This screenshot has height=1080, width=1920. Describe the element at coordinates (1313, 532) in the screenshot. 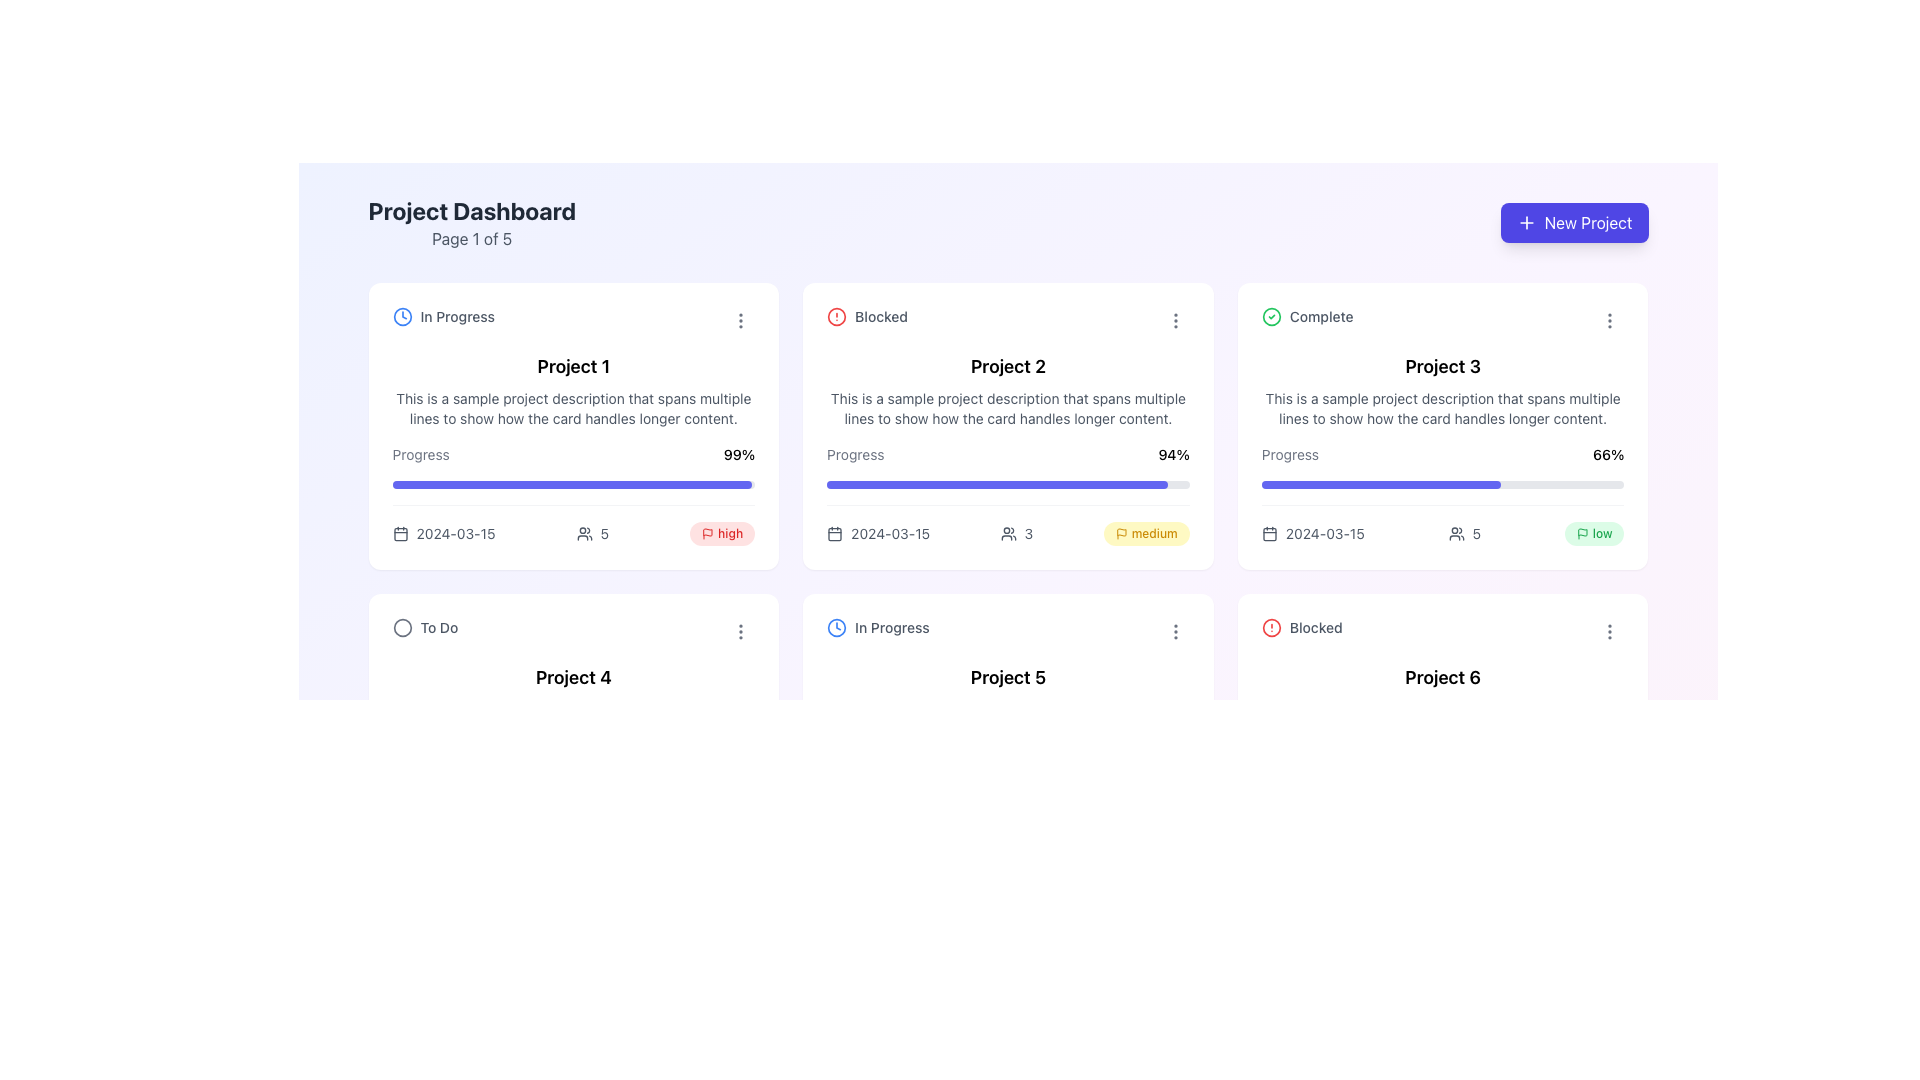

I see `the Date display element located in the 'Complete' section of 'Project 3', positioned at the bottom left of the card, for accessibility purposes` at that location.